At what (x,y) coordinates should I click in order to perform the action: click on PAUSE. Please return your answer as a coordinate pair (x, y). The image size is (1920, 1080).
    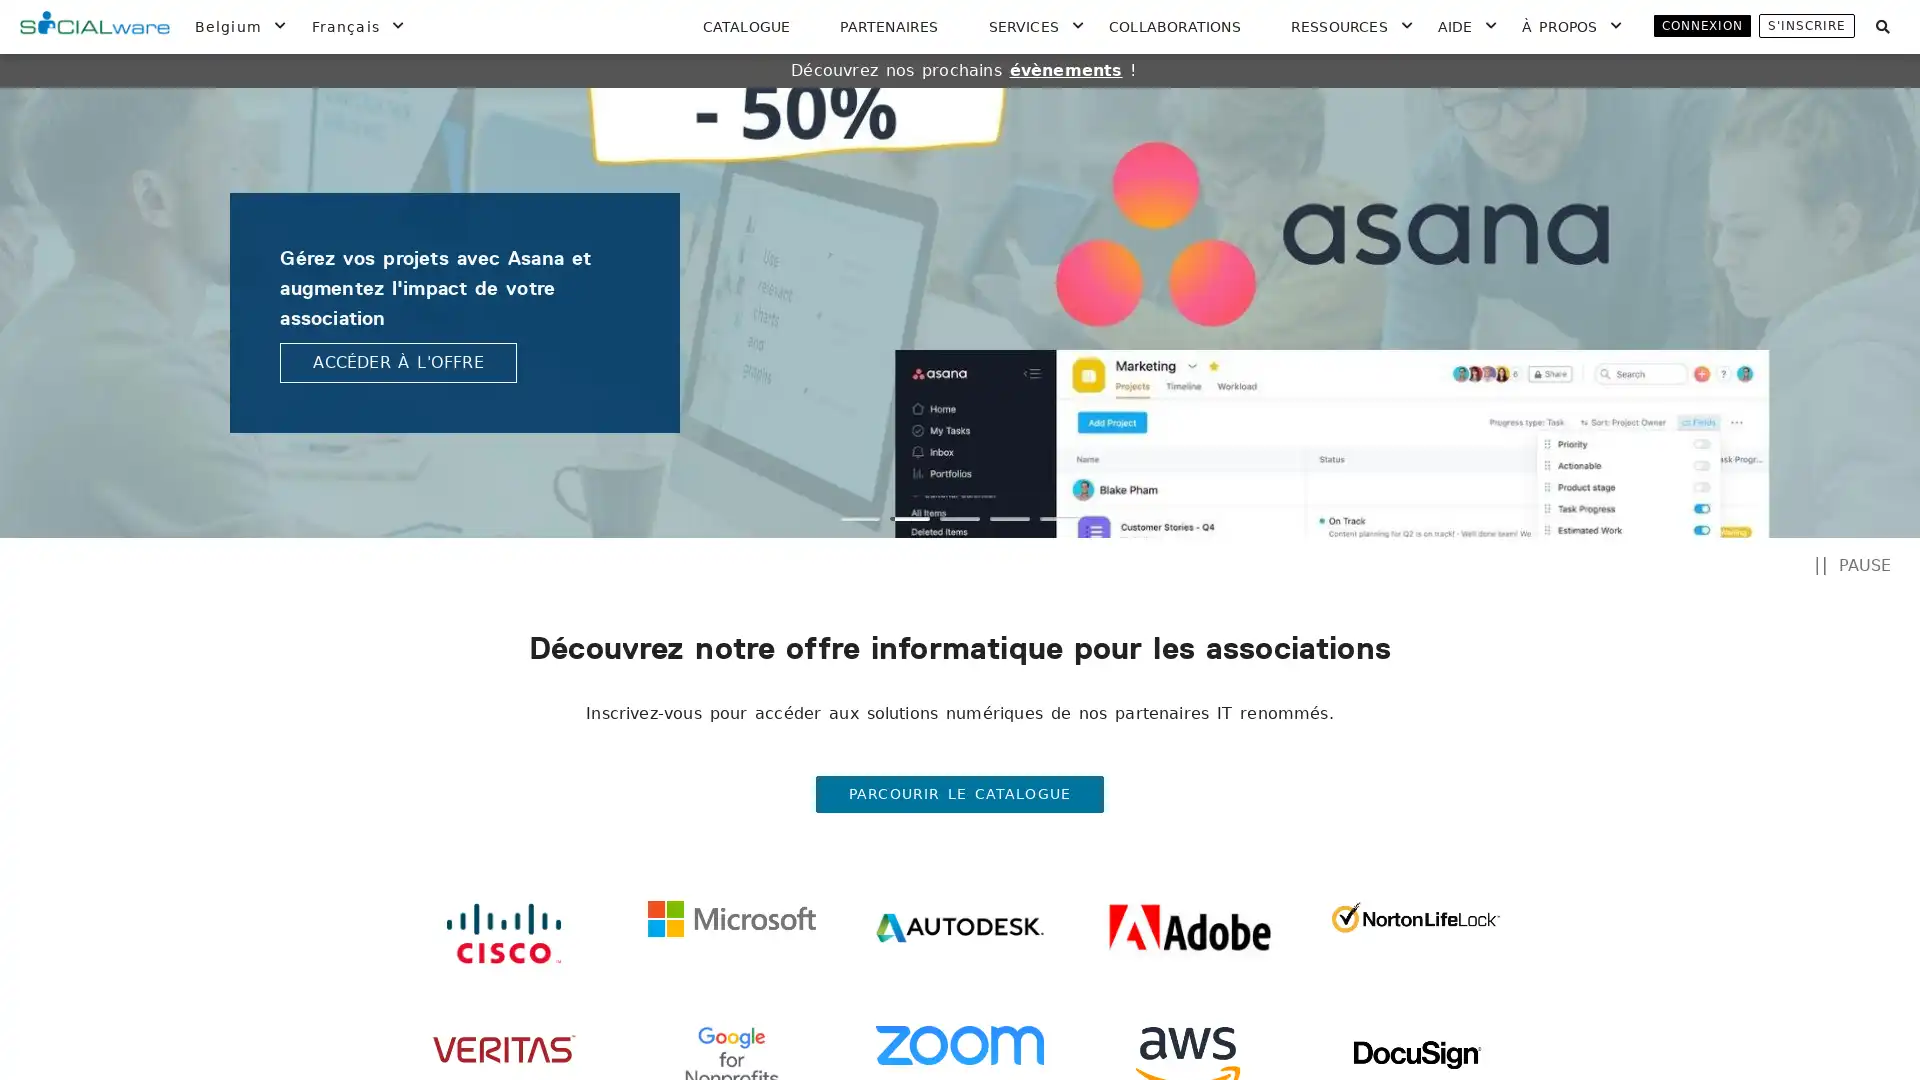
    Looking at the image, I should click on (1852, 566).